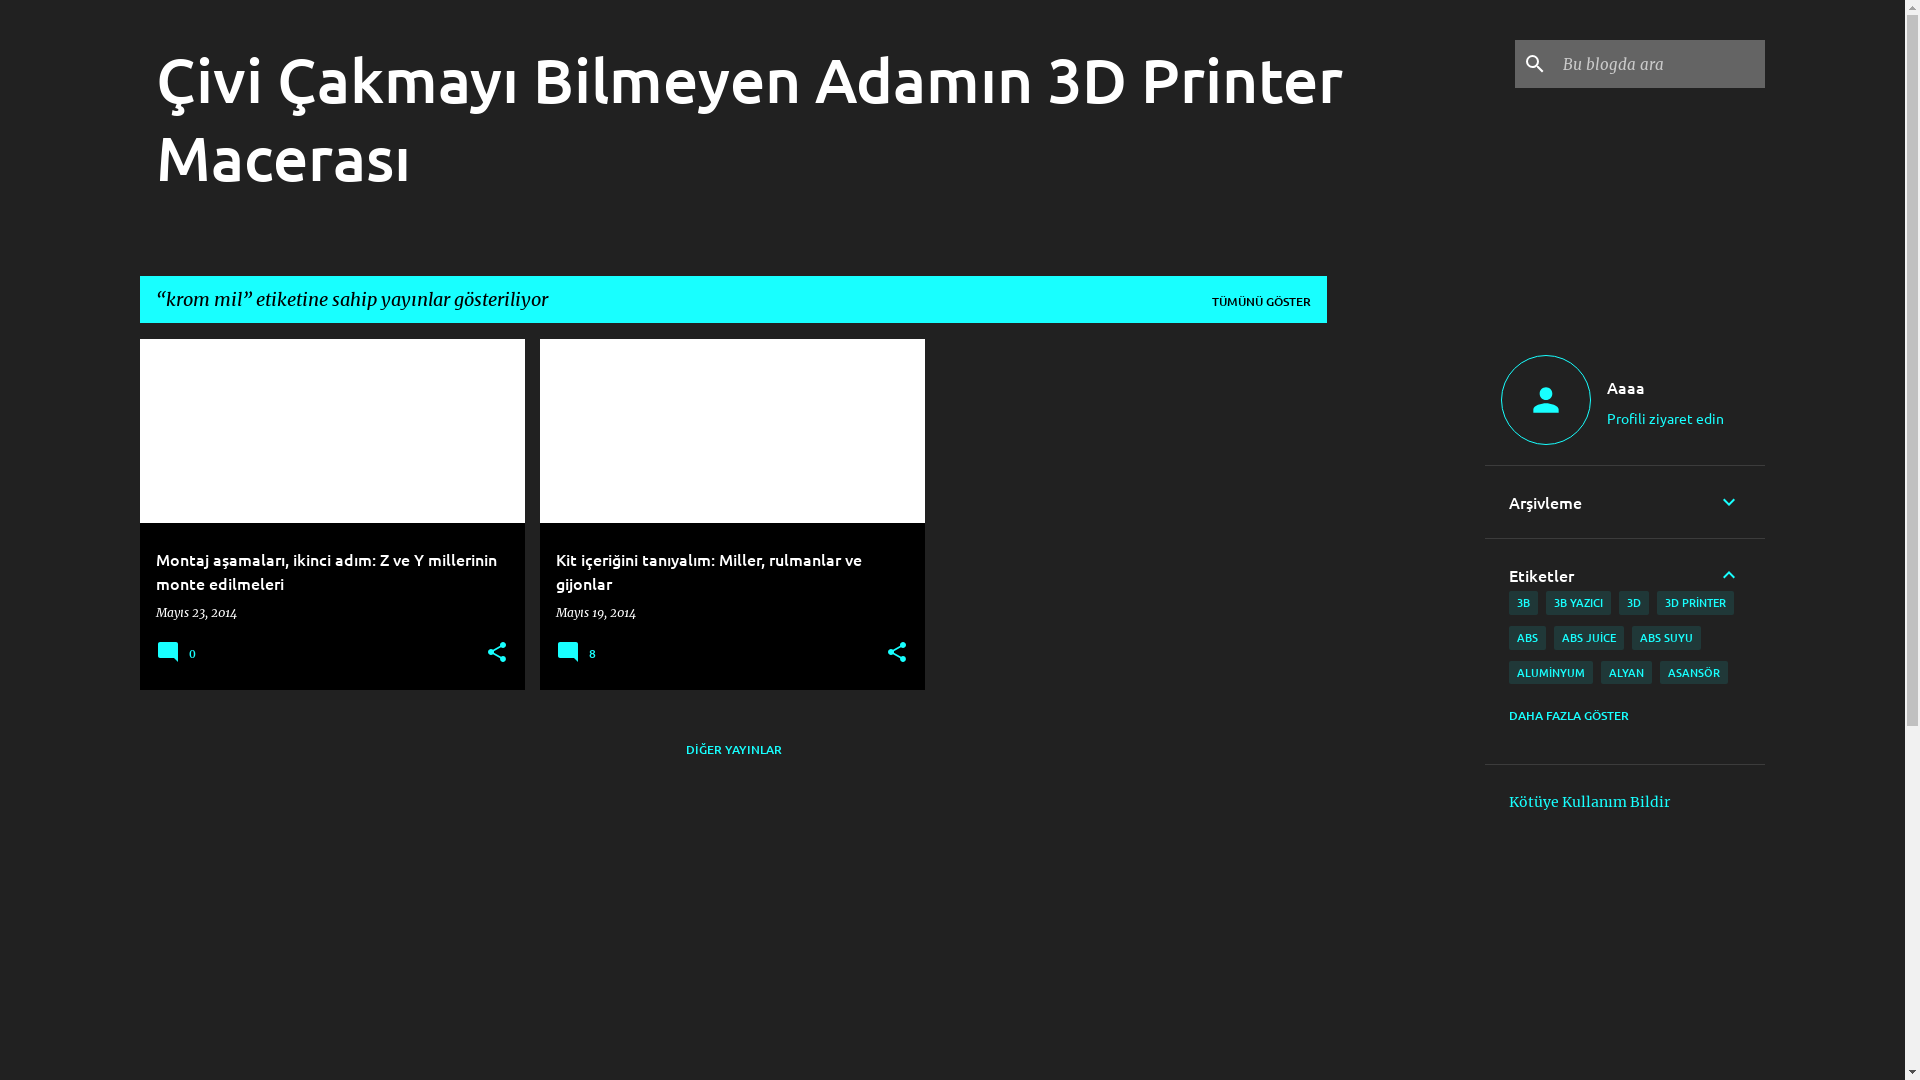 The image size is (1920, 1080). I want to click on '3B', so click(1522, 601).